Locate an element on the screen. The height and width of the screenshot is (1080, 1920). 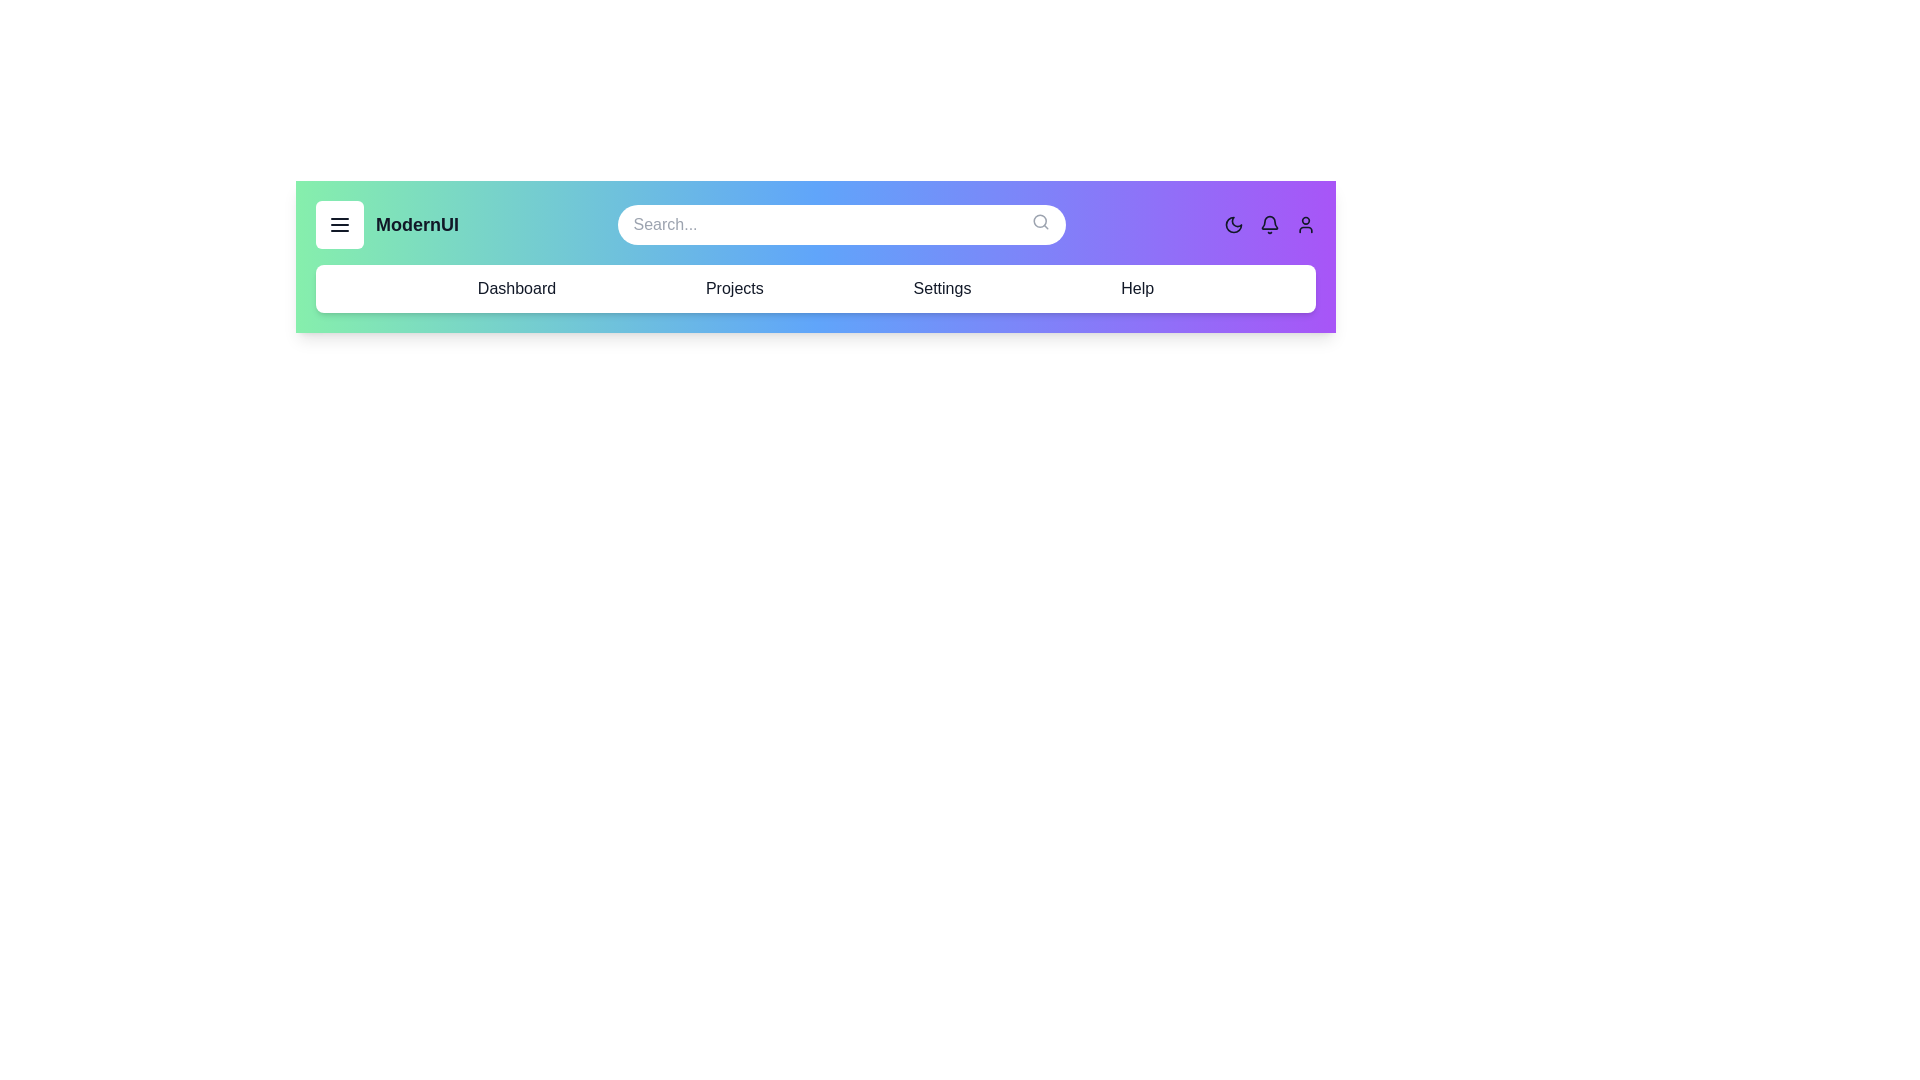
the navigation item labeled Settings is located at coordinates (941, 289).